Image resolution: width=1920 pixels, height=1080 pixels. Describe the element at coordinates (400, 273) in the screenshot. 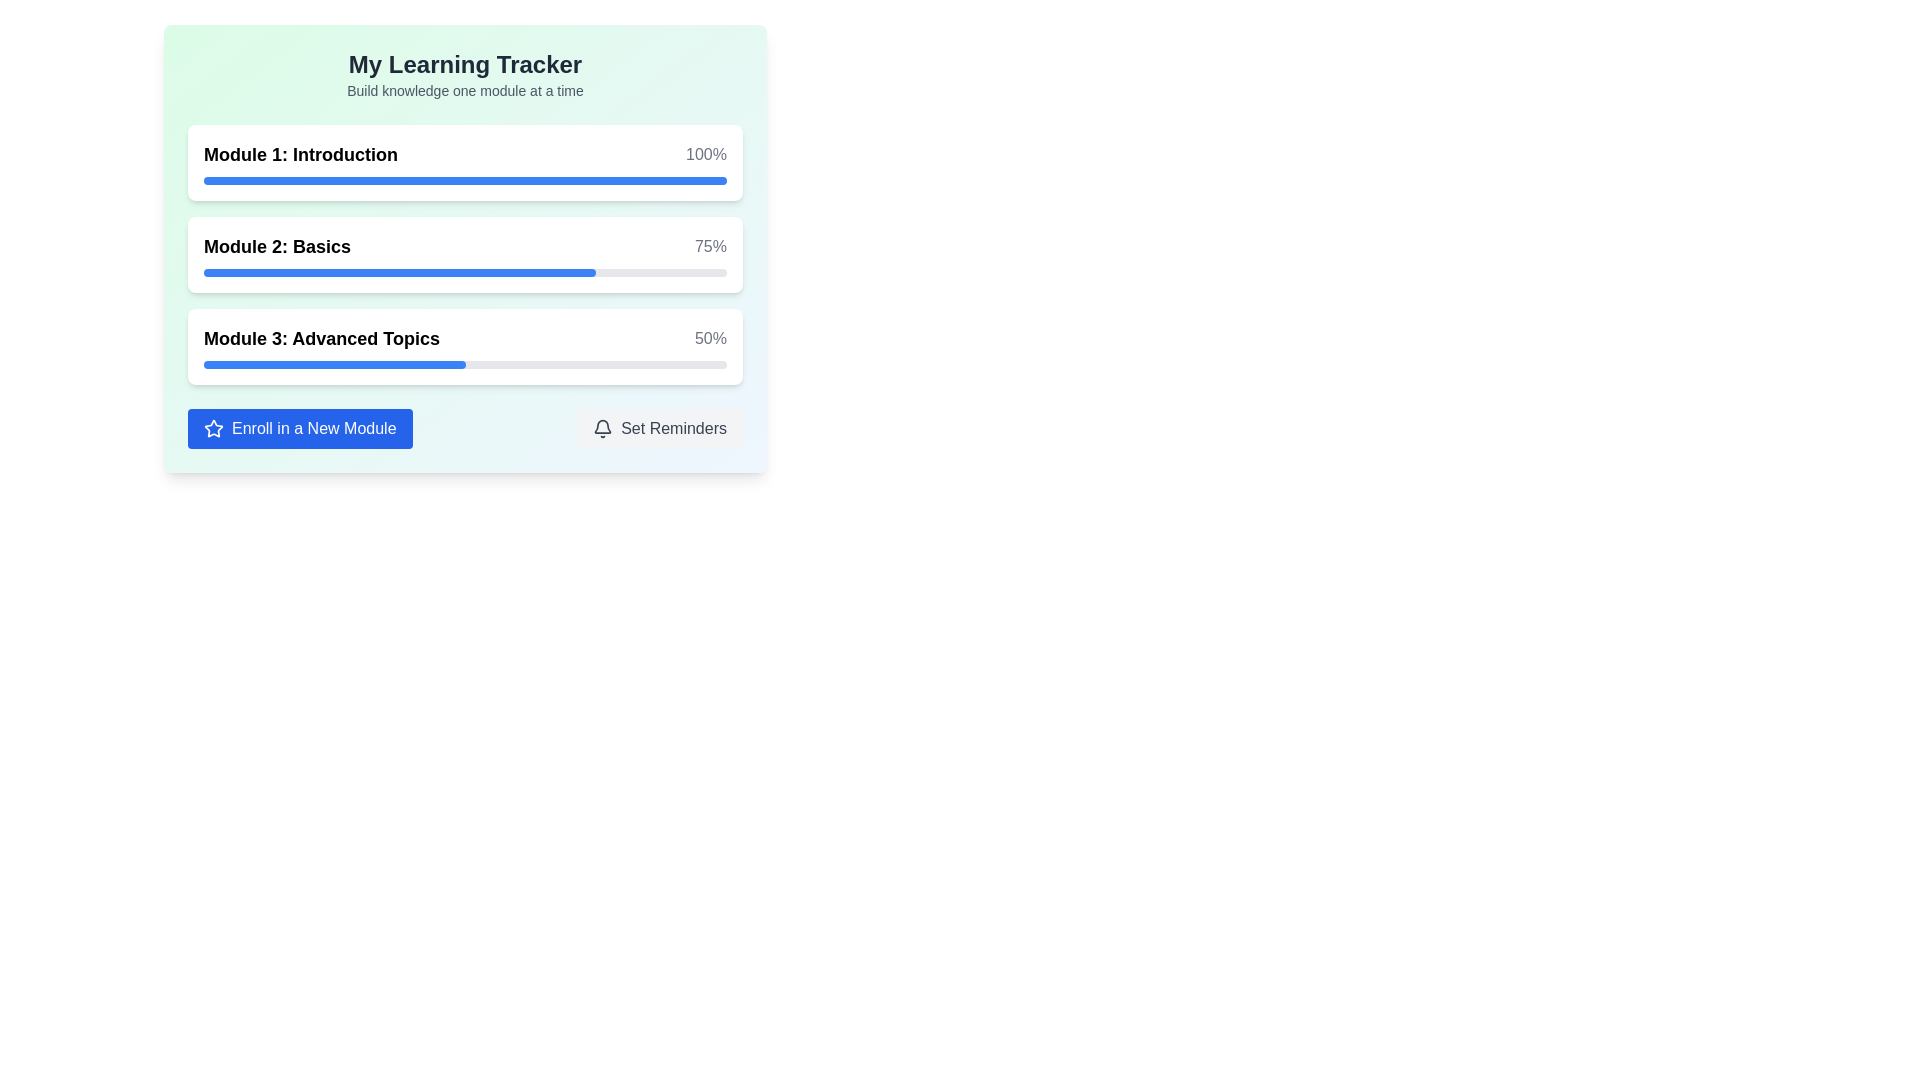

I see `the blue-filled portion of the progress bar that indicates 75% completion for 'Module 2: Basics'` at that location.